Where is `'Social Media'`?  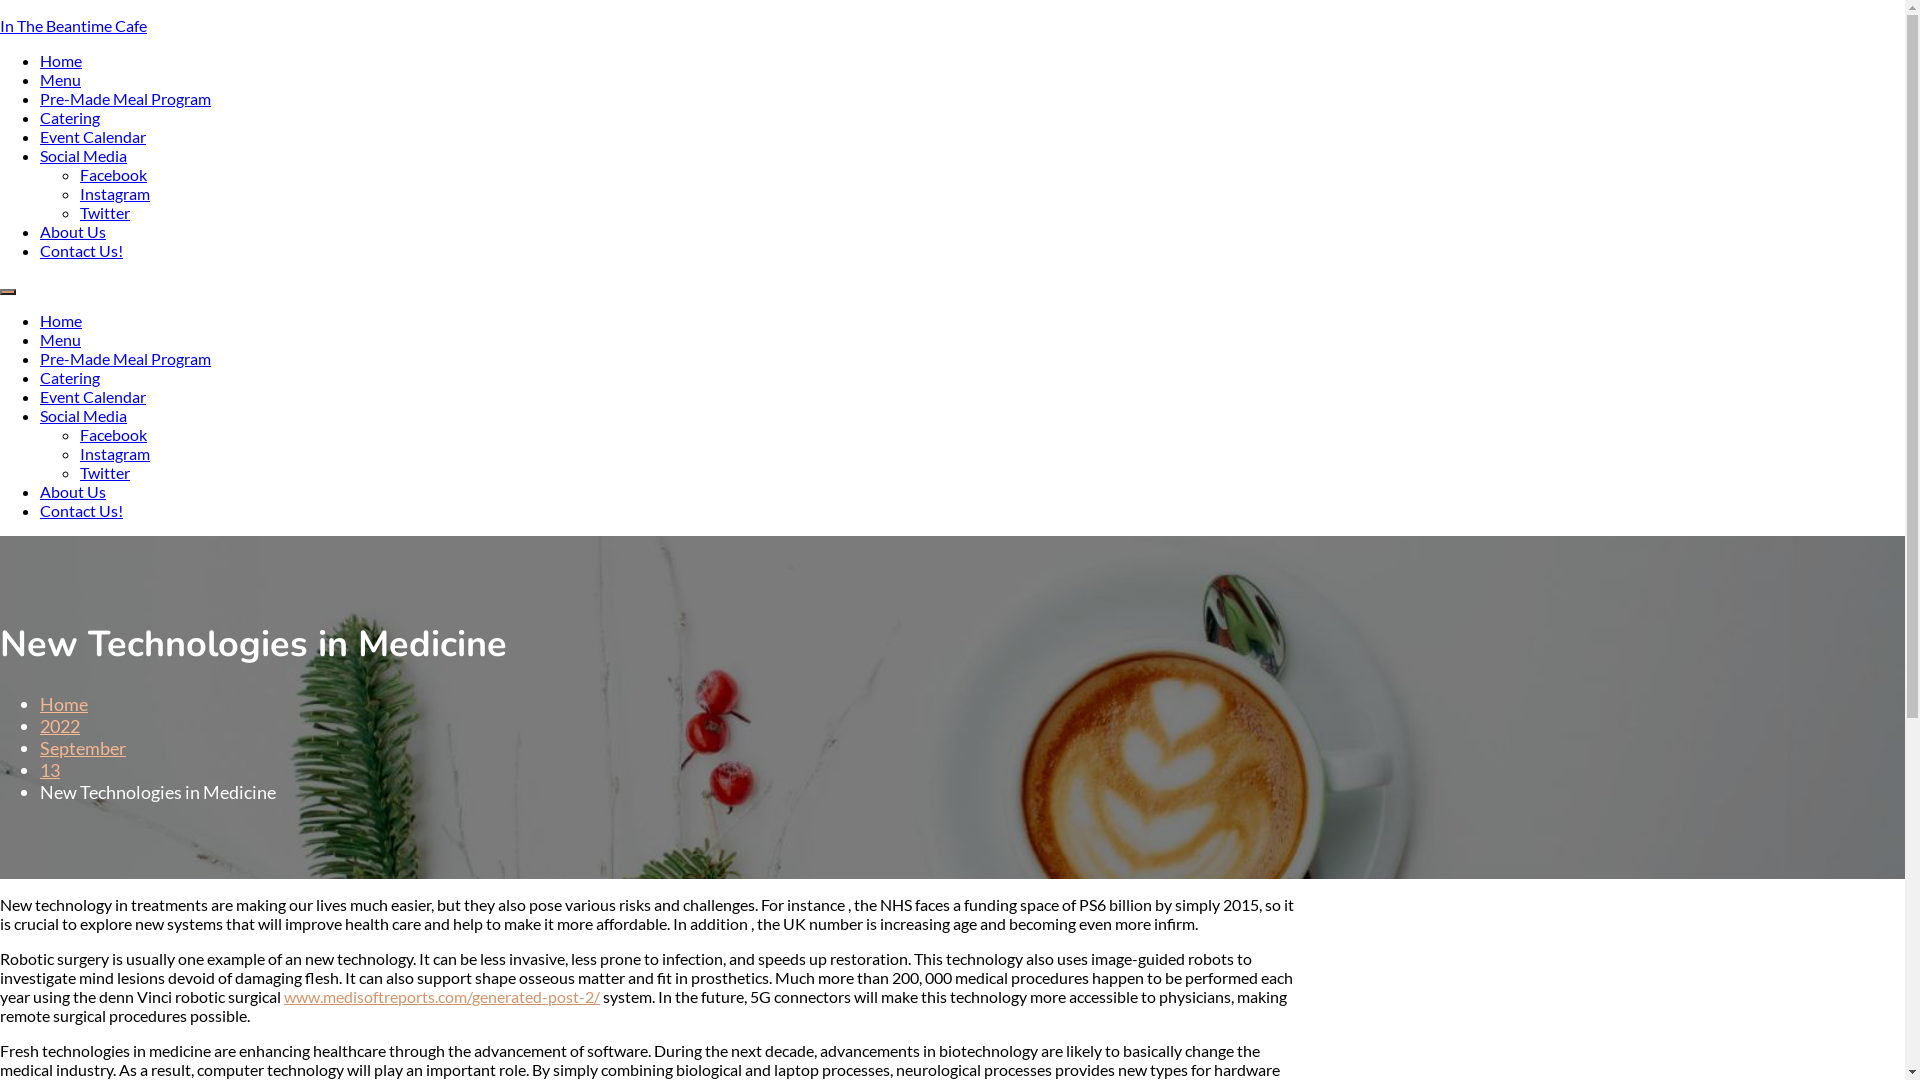 'Social Media' is located at coordinates (82, 414).